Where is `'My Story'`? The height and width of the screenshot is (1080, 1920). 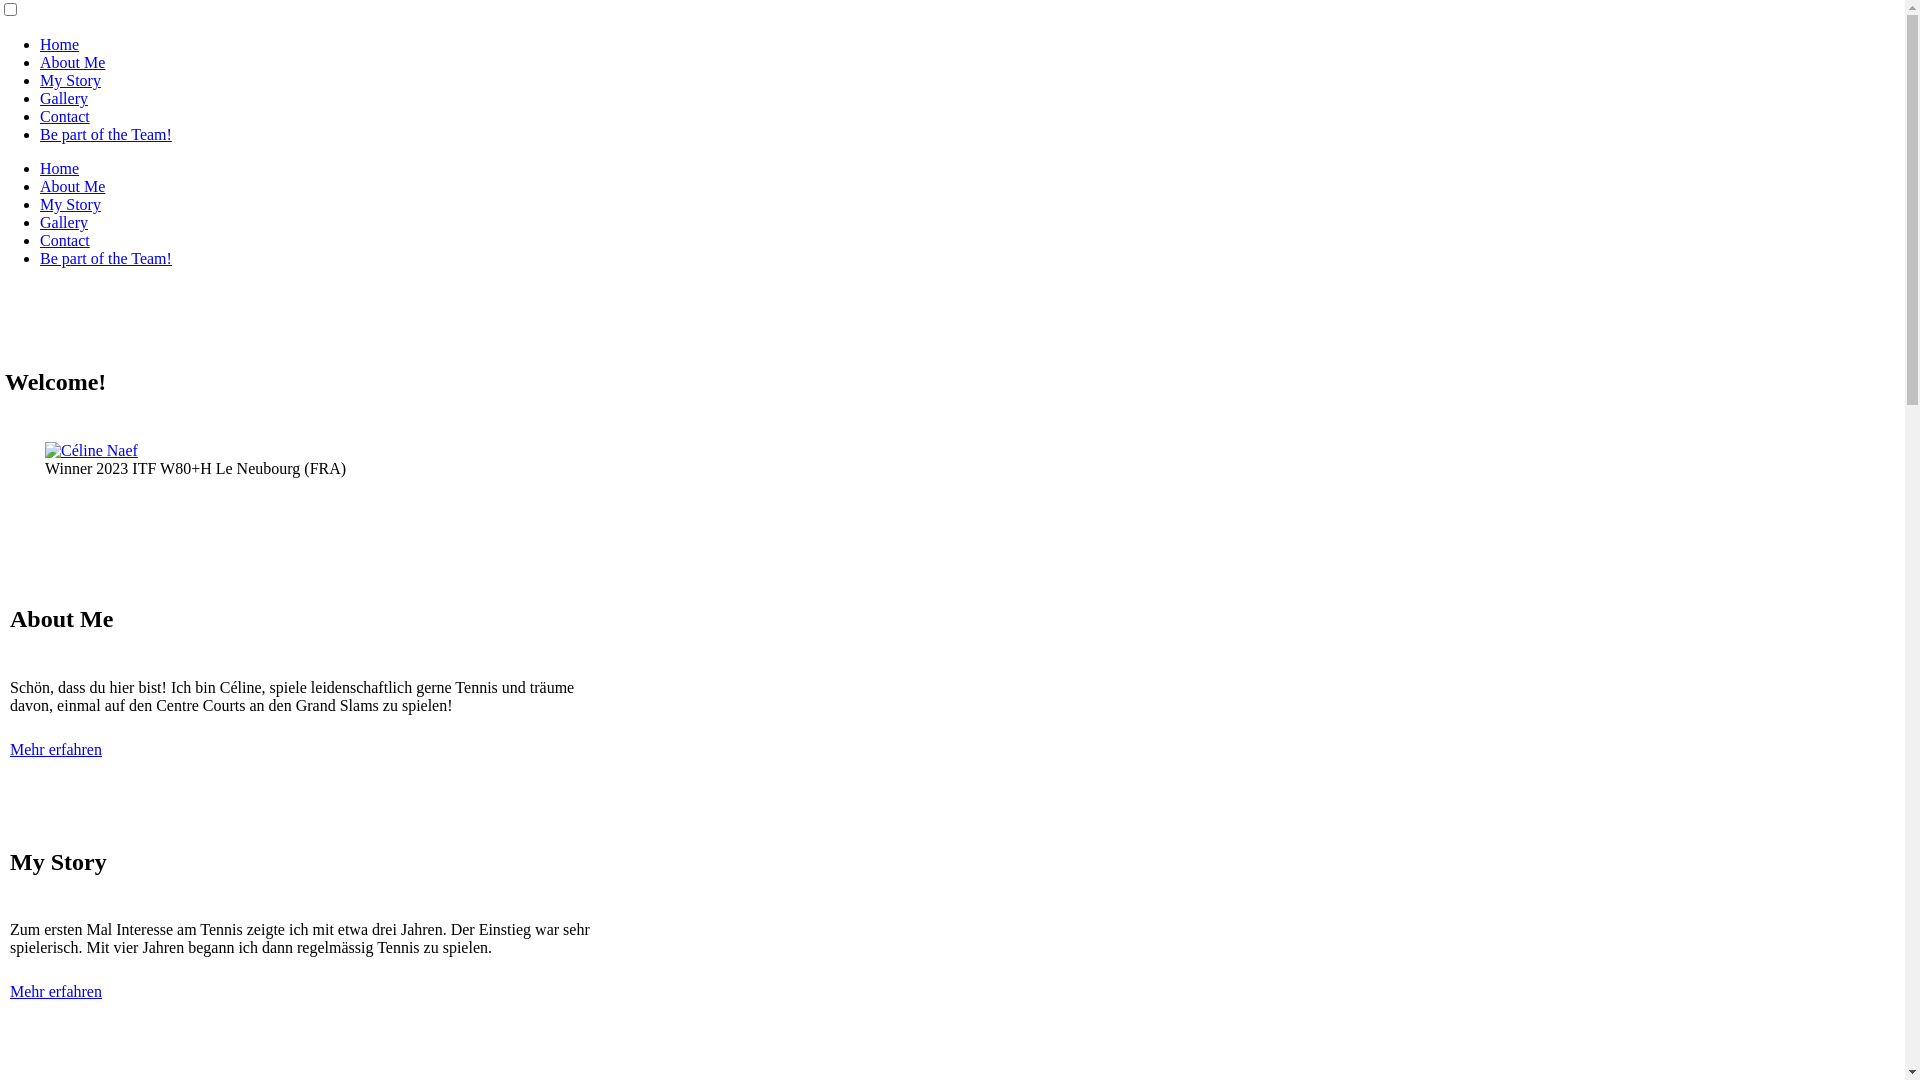 'My Story' is located at coordinates (70, 204).